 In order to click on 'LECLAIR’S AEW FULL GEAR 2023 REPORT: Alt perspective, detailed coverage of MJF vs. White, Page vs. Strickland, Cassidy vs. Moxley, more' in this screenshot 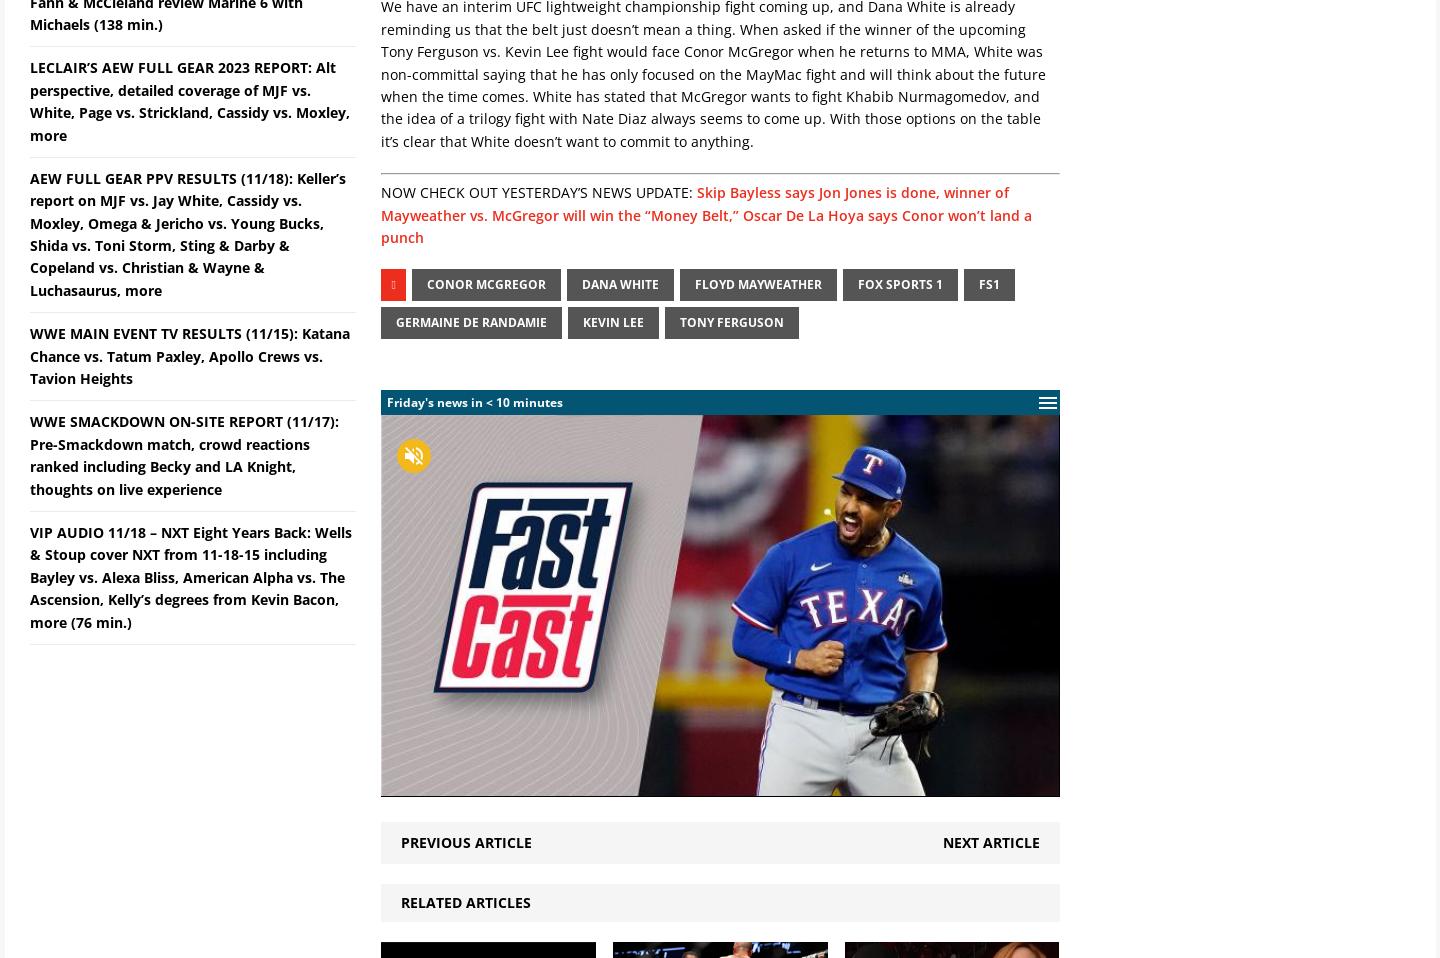, I will do `click(189, 100)`.